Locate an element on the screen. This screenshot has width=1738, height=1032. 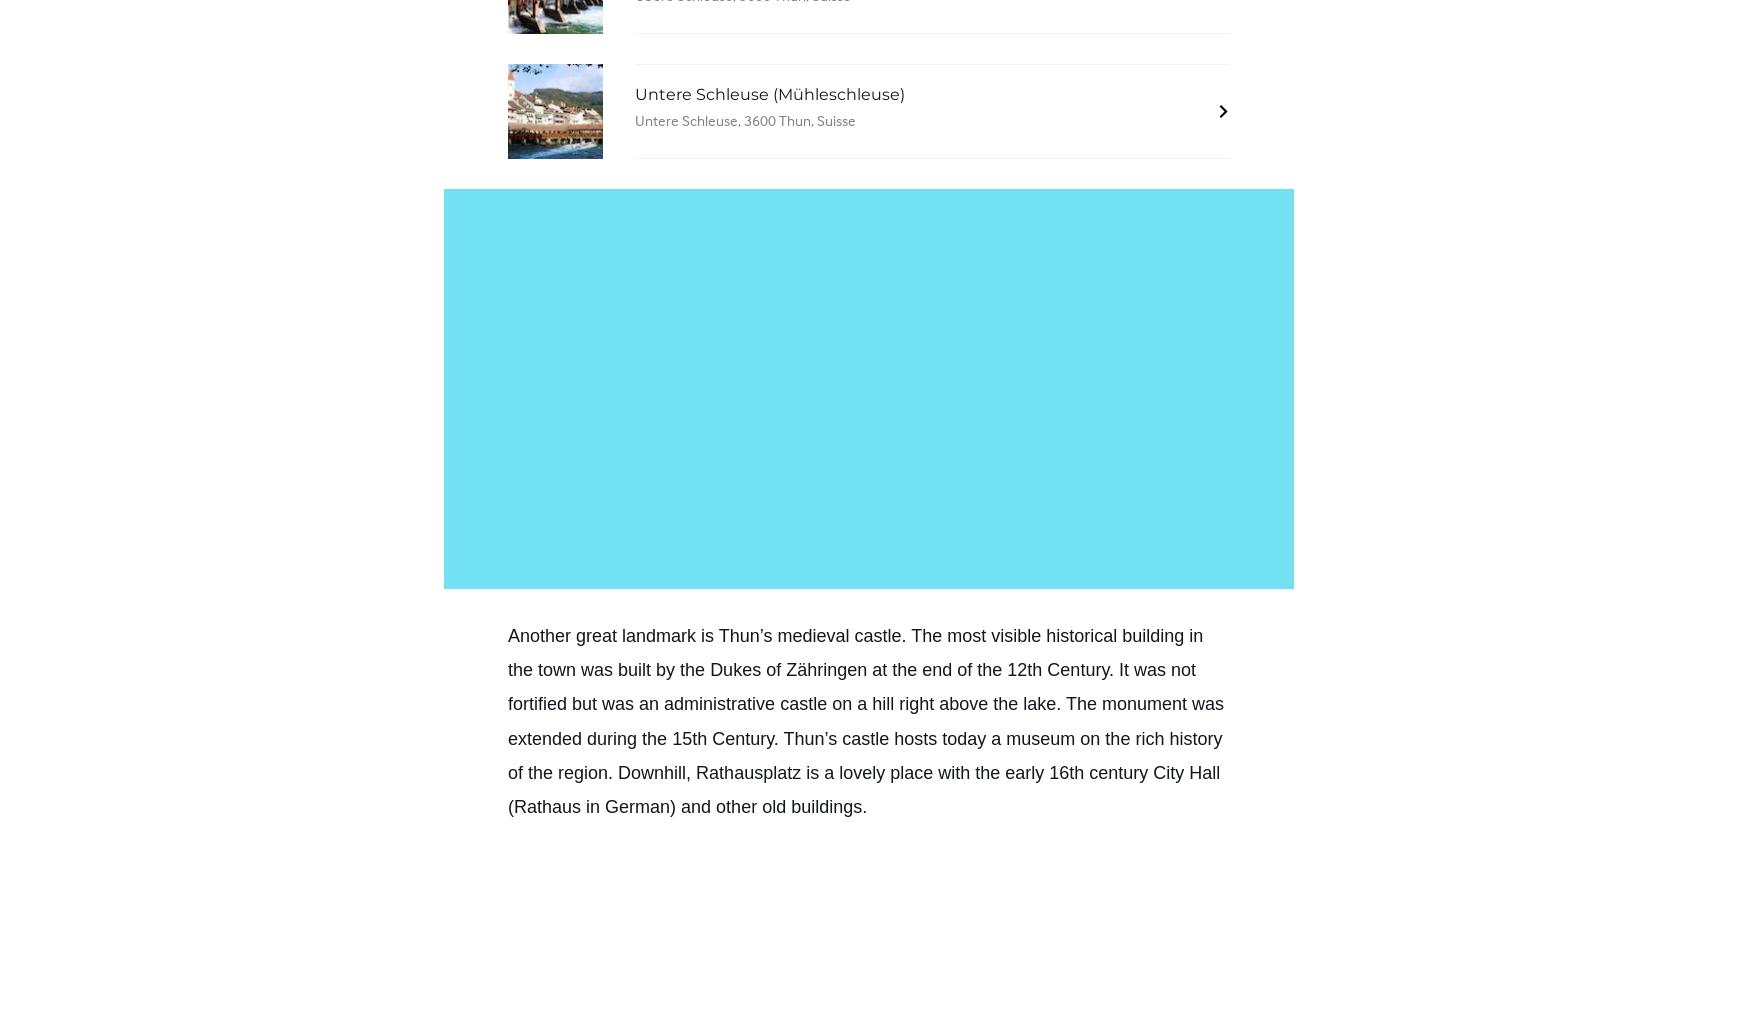
'Downhill, Rathausplatz is a lovely place with the early 16th century City Hall' is located at coordinates (918, 771).